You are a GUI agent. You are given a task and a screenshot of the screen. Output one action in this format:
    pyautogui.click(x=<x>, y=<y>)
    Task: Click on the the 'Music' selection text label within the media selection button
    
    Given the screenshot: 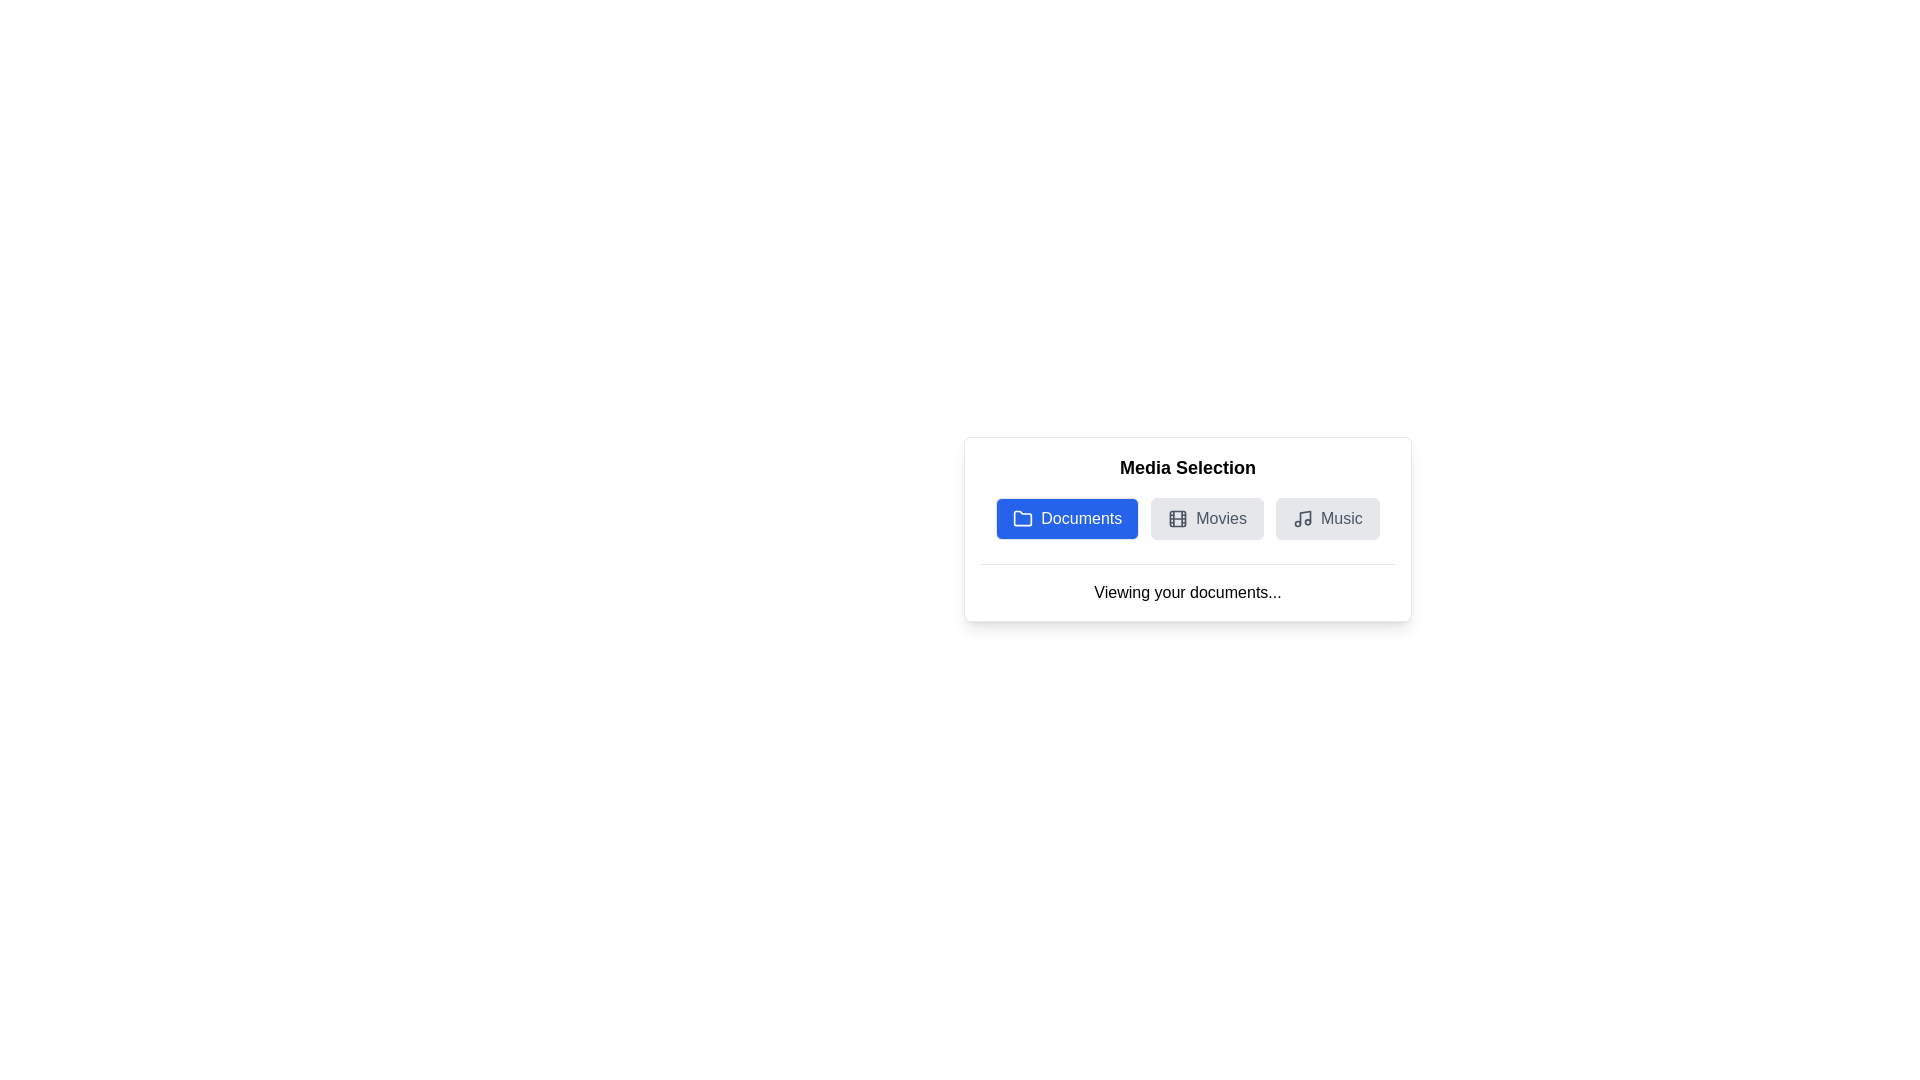 What is the action you would take?
    pyautogui.click(x=1341, y=518)
    